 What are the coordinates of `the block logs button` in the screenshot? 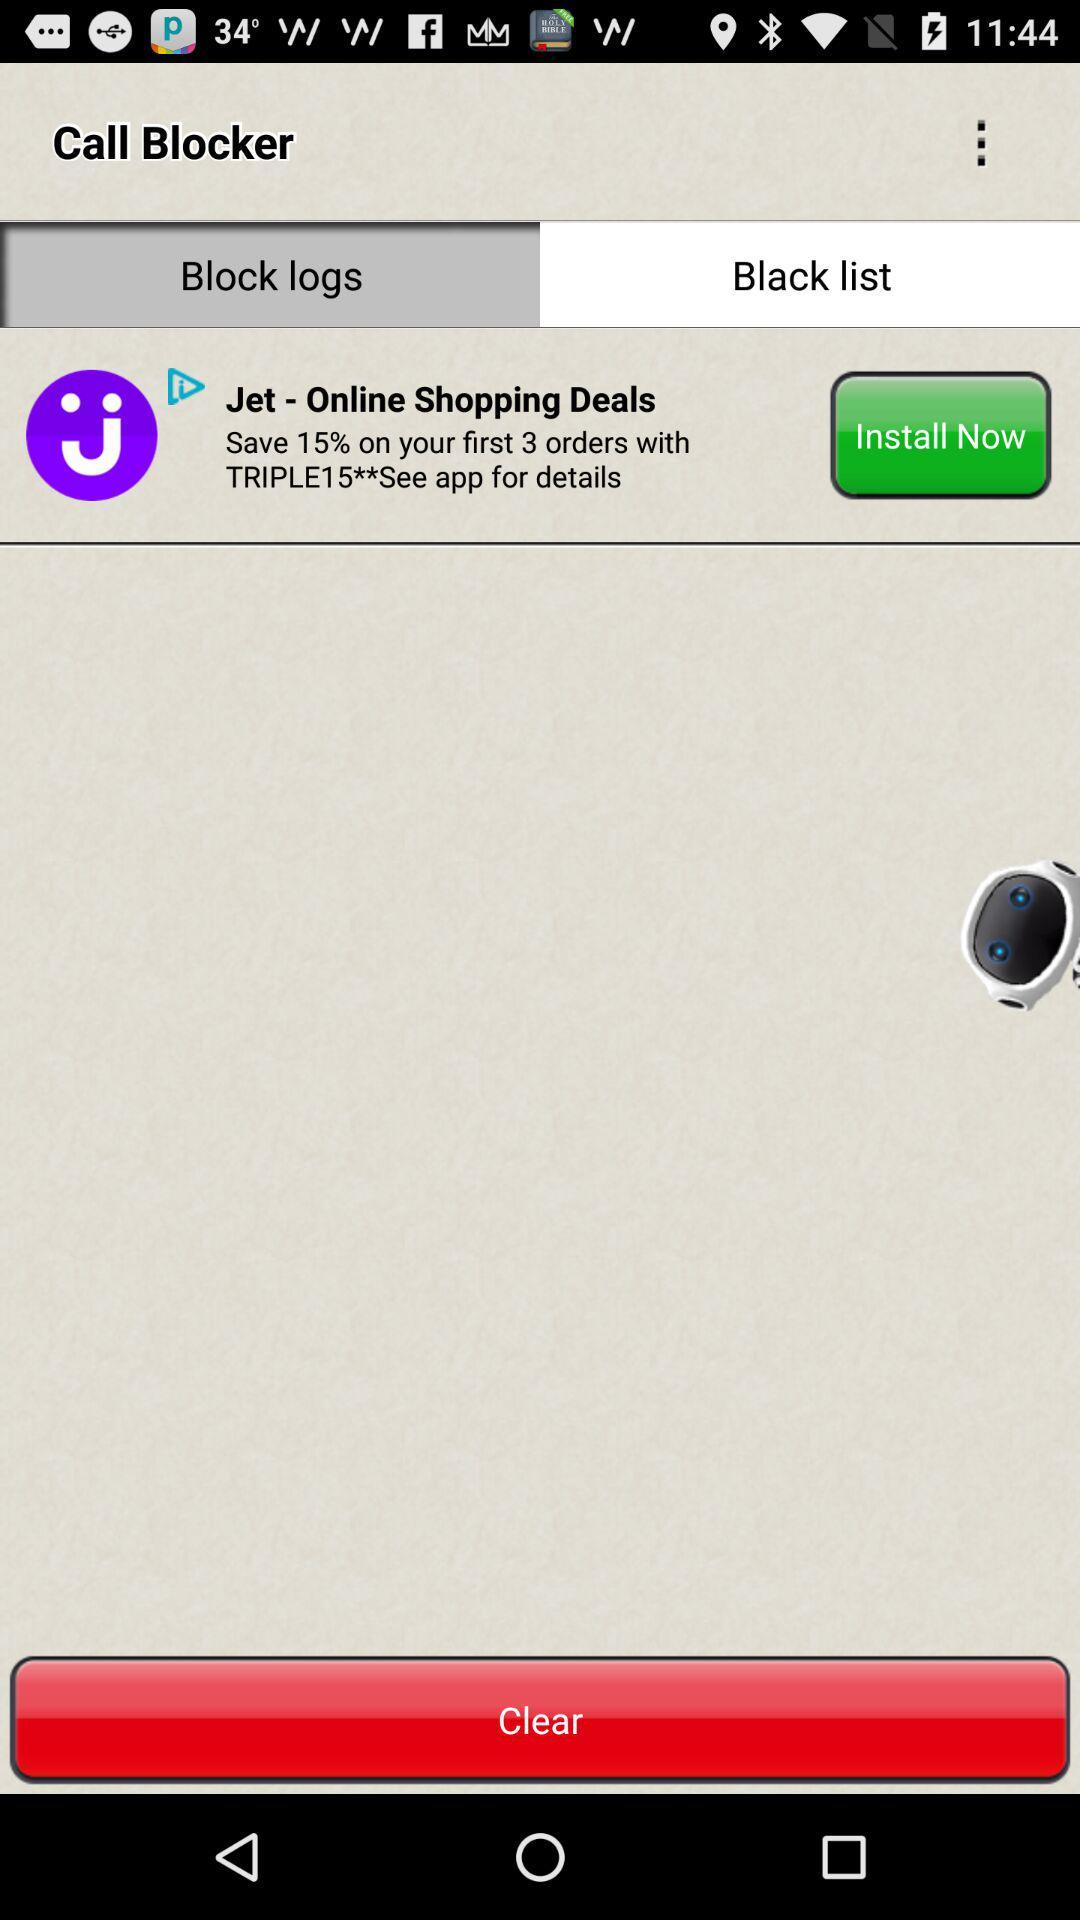 It's located at (270, 273).